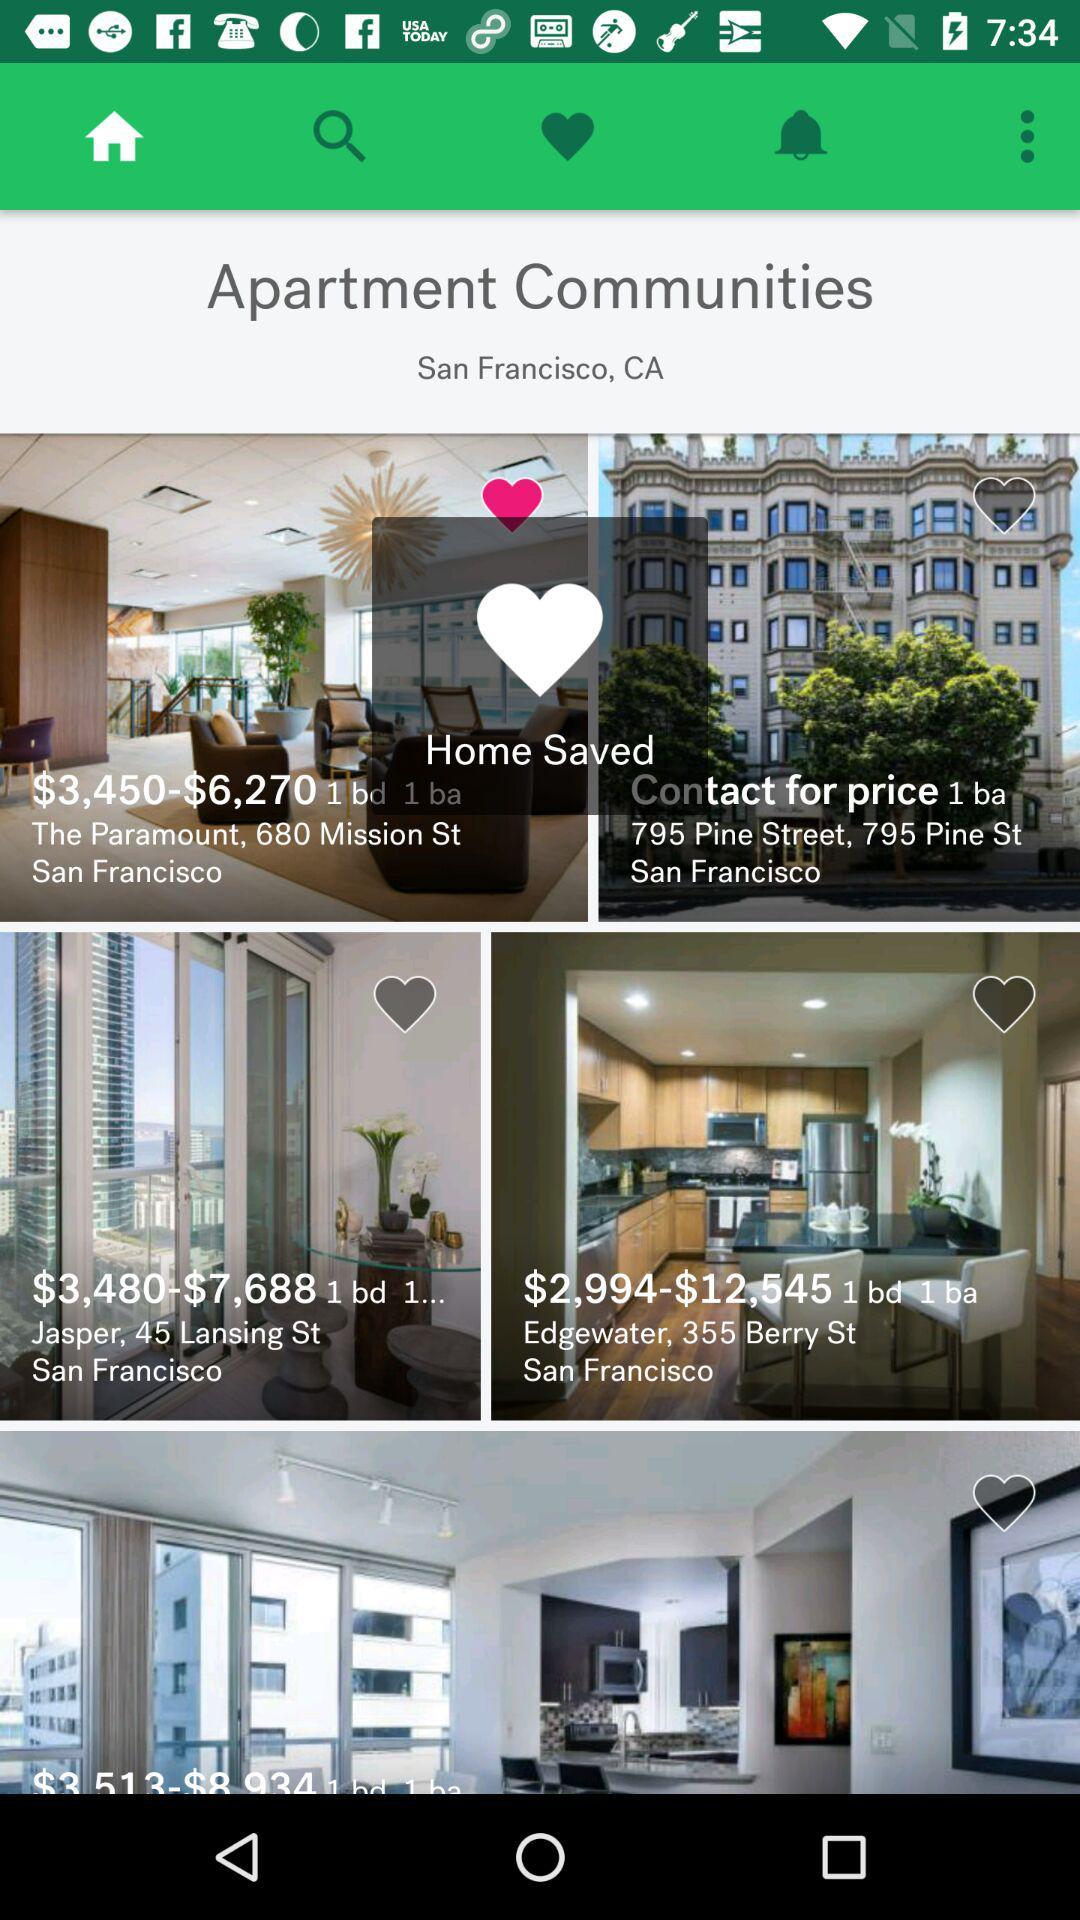  Describe the element at coordinates (799, 135) in the screenshot. I see `notifaction buton when something new comes up` at that location.